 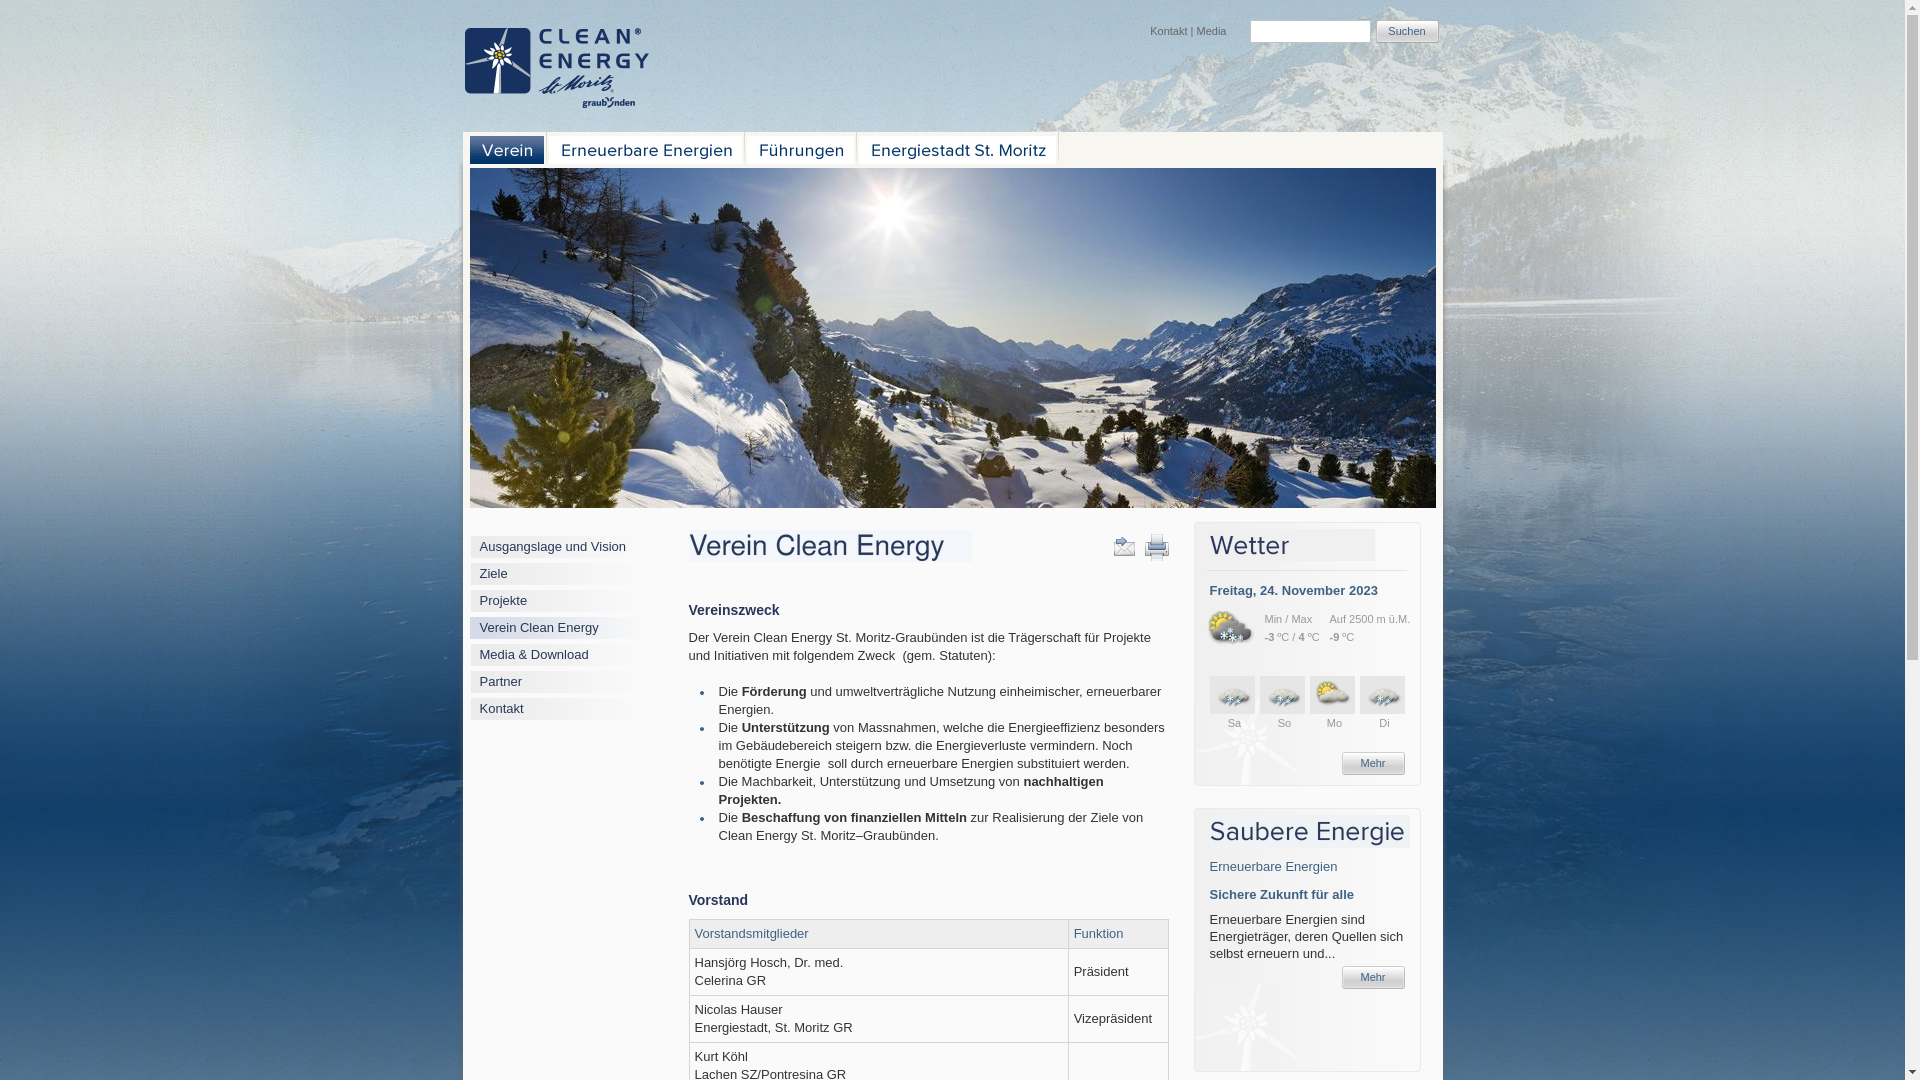 I want to click on 'Ausgangslage und Vision', so click(x=480, y=546).